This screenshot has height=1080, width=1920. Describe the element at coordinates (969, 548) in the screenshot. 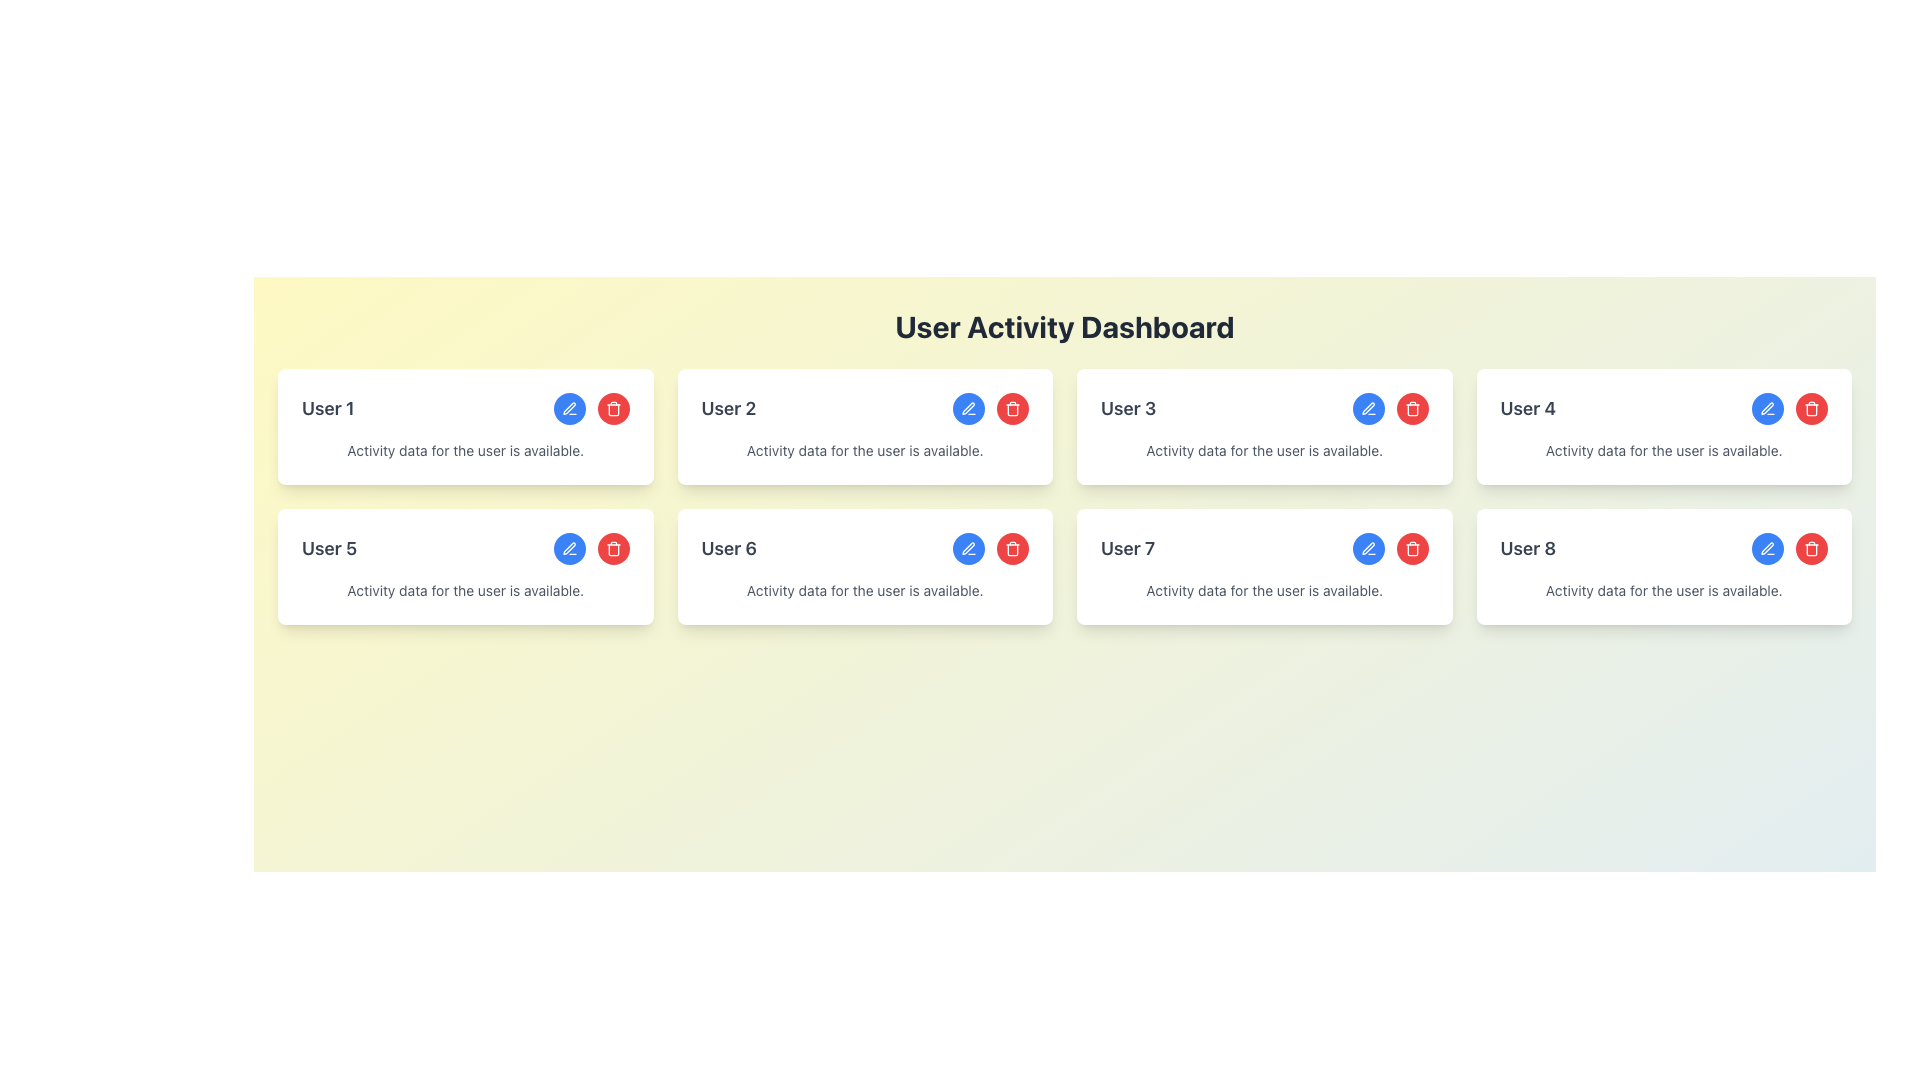

I see `the button located at the top-right corner of the card labeled 'User 6' in the second row, second column` at that location.